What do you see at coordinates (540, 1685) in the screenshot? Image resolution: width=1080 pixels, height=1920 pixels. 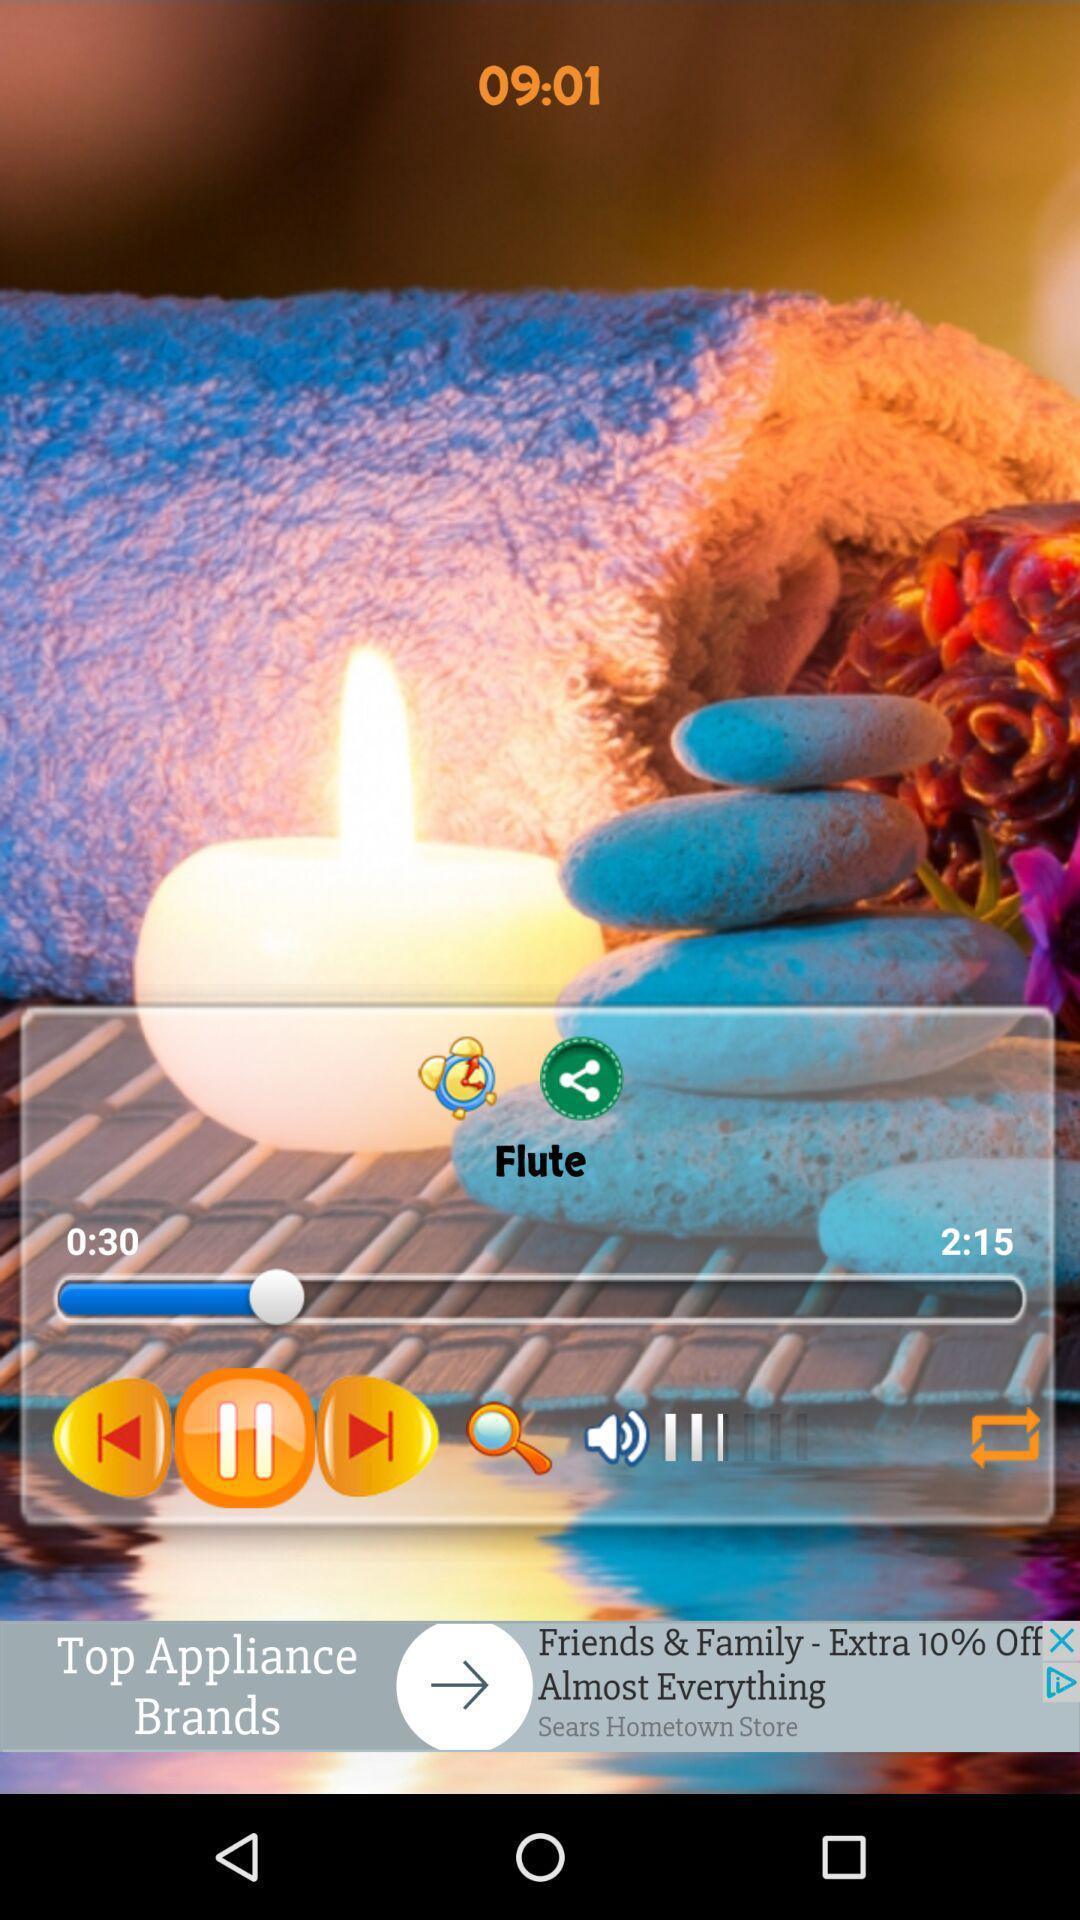 I see `open advertisement` at bounding box center [540, 1685].